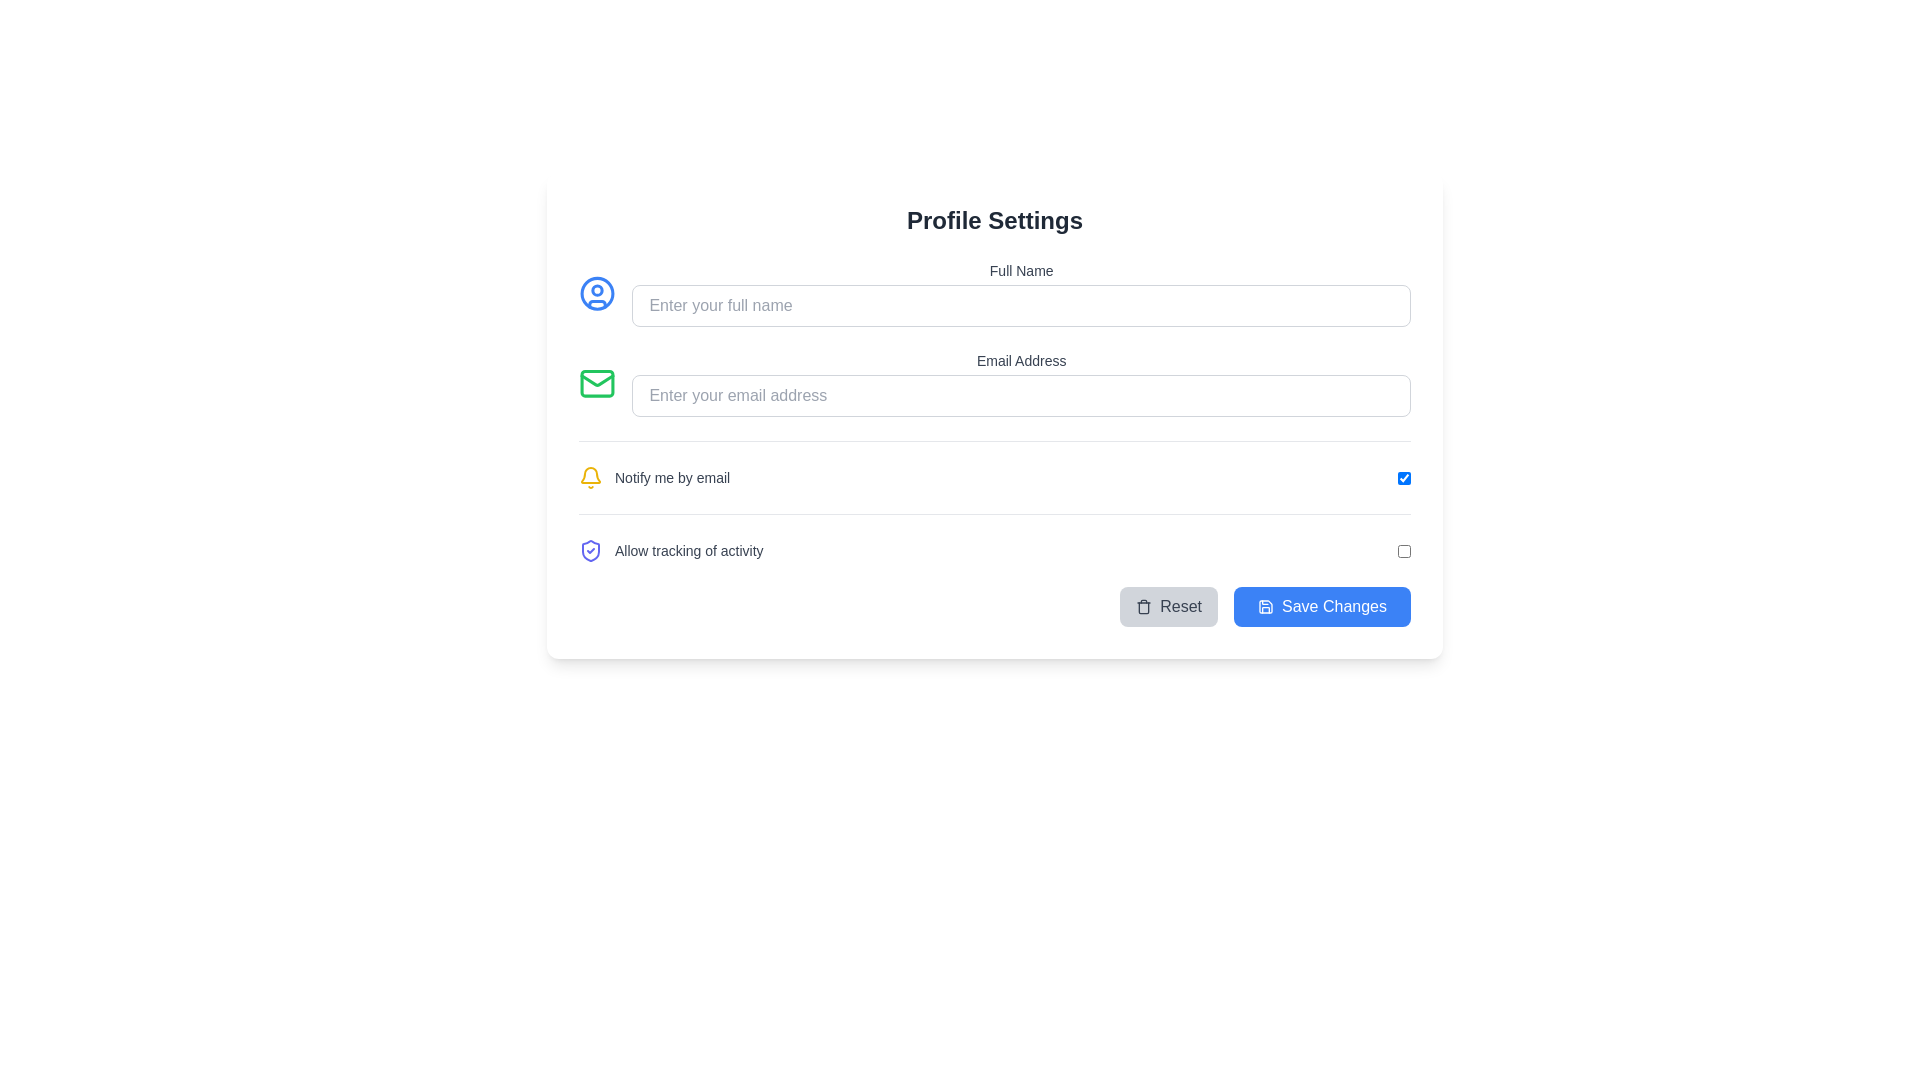 The width and height of the screenshot is (1920, 1080). What do you see at coordinates (1265, 605) in the screenshot?
I see `the save icon located within the 'Save Changes' blue button in the lower-right corner of the layout` at bounding box center [1265, 605].